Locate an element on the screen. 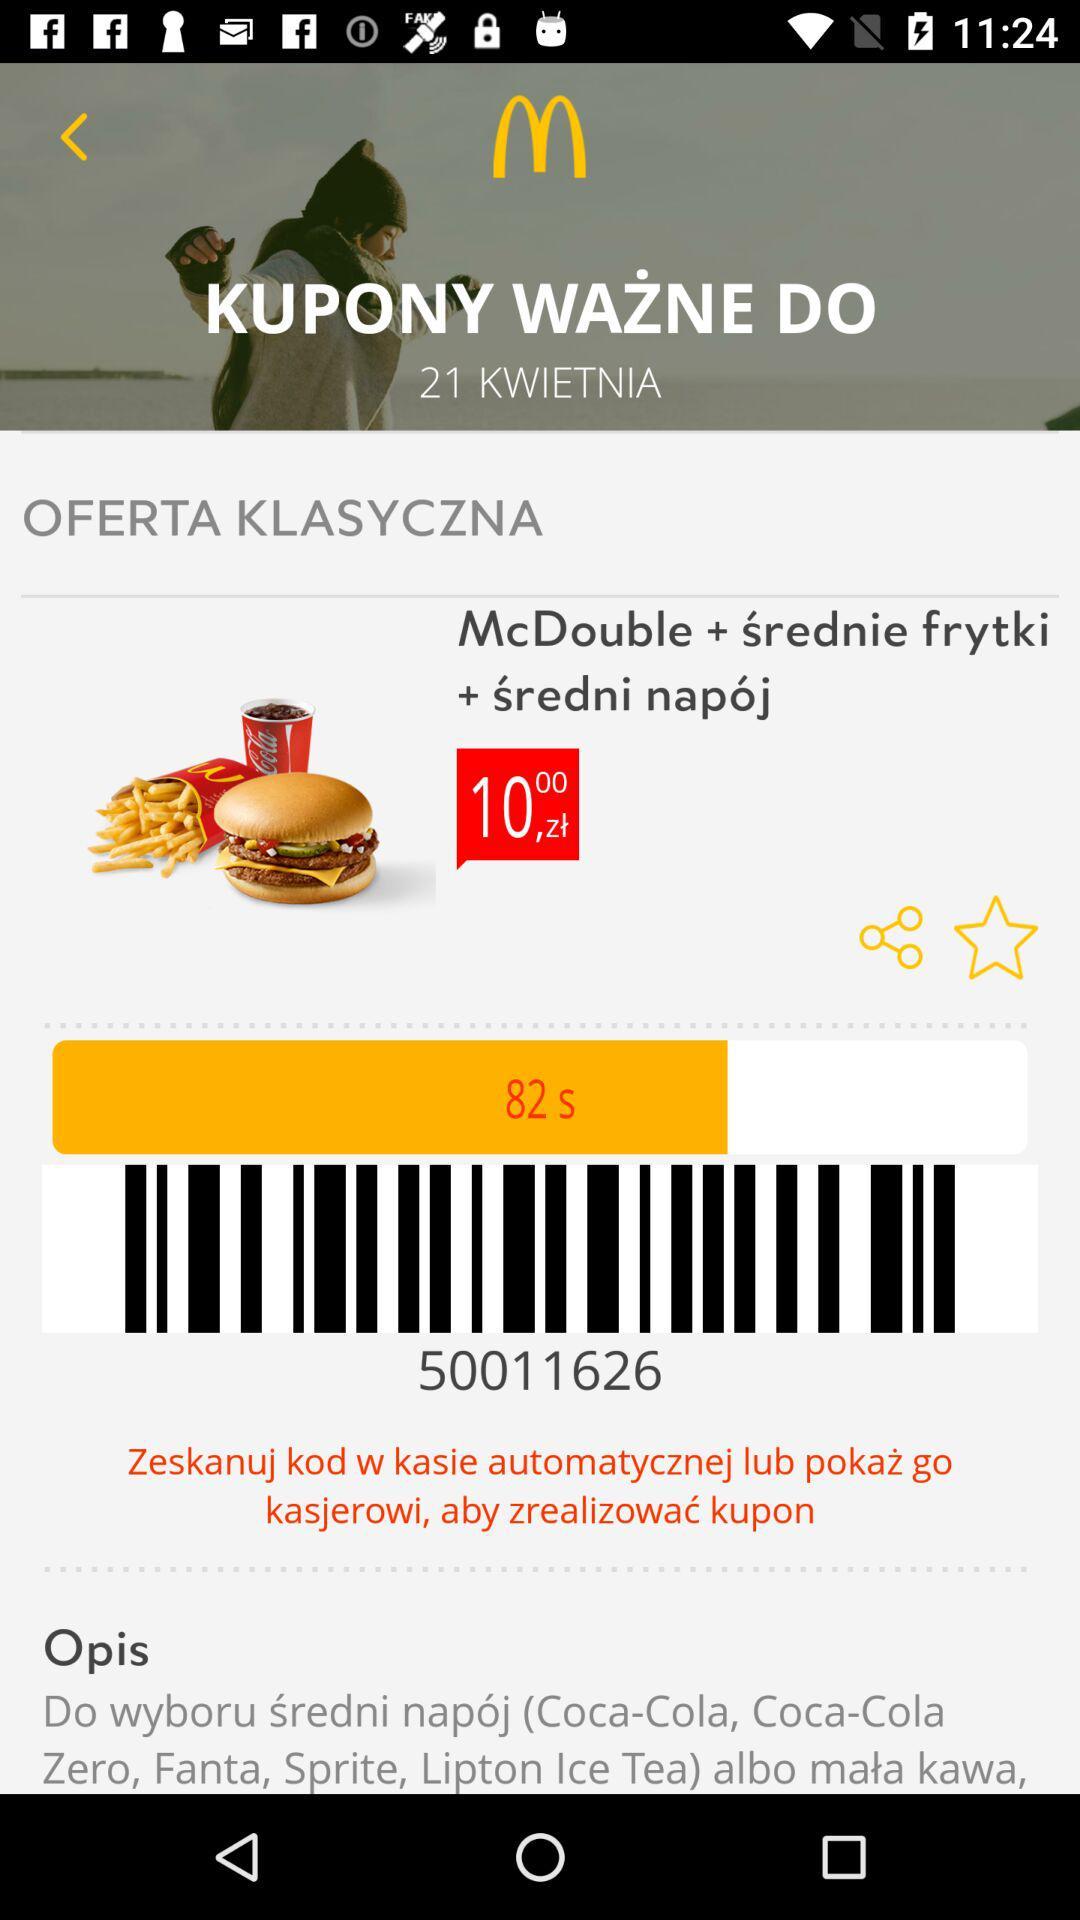 Image resolution: width=1080 pixels, height=1920 pixels. icon is located at coordinates (995, 936).